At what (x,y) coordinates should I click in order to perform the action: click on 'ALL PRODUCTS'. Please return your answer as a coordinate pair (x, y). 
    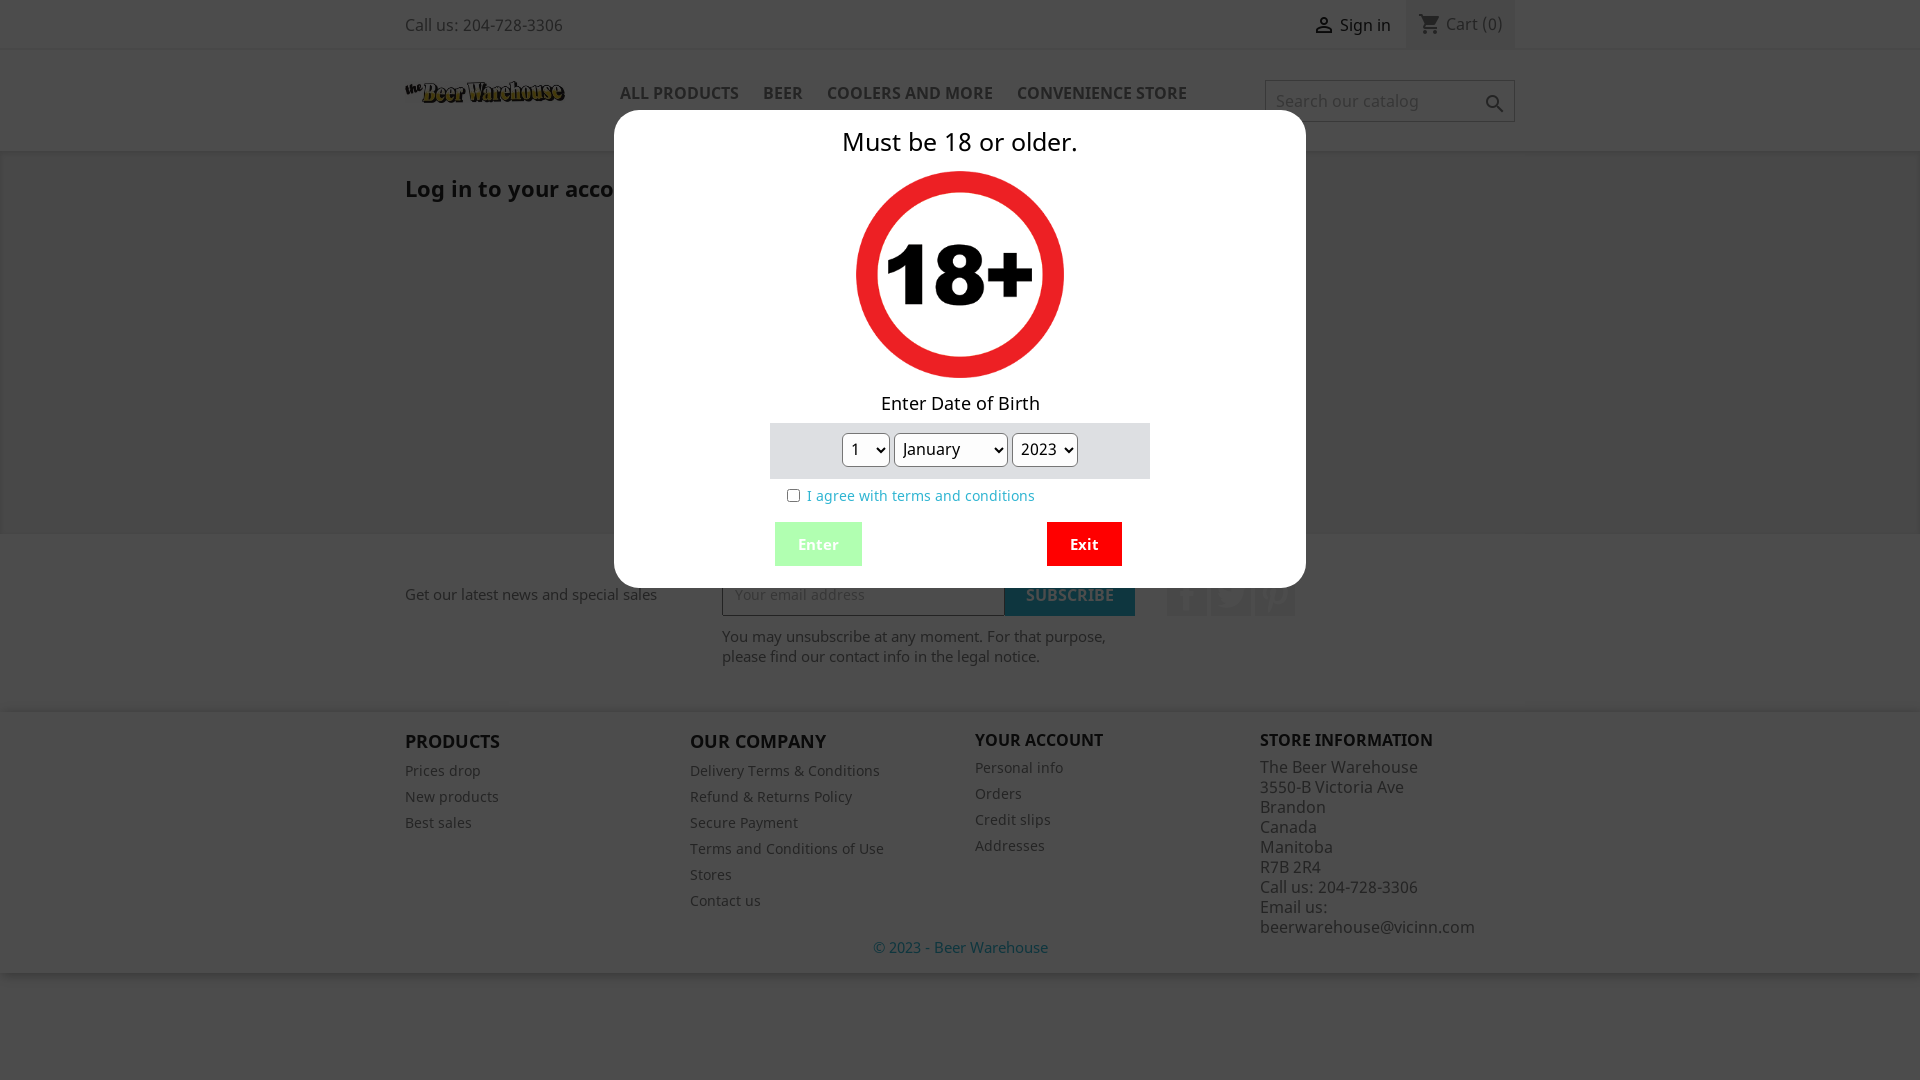
    Looking at the image, I should click on (608, 94).